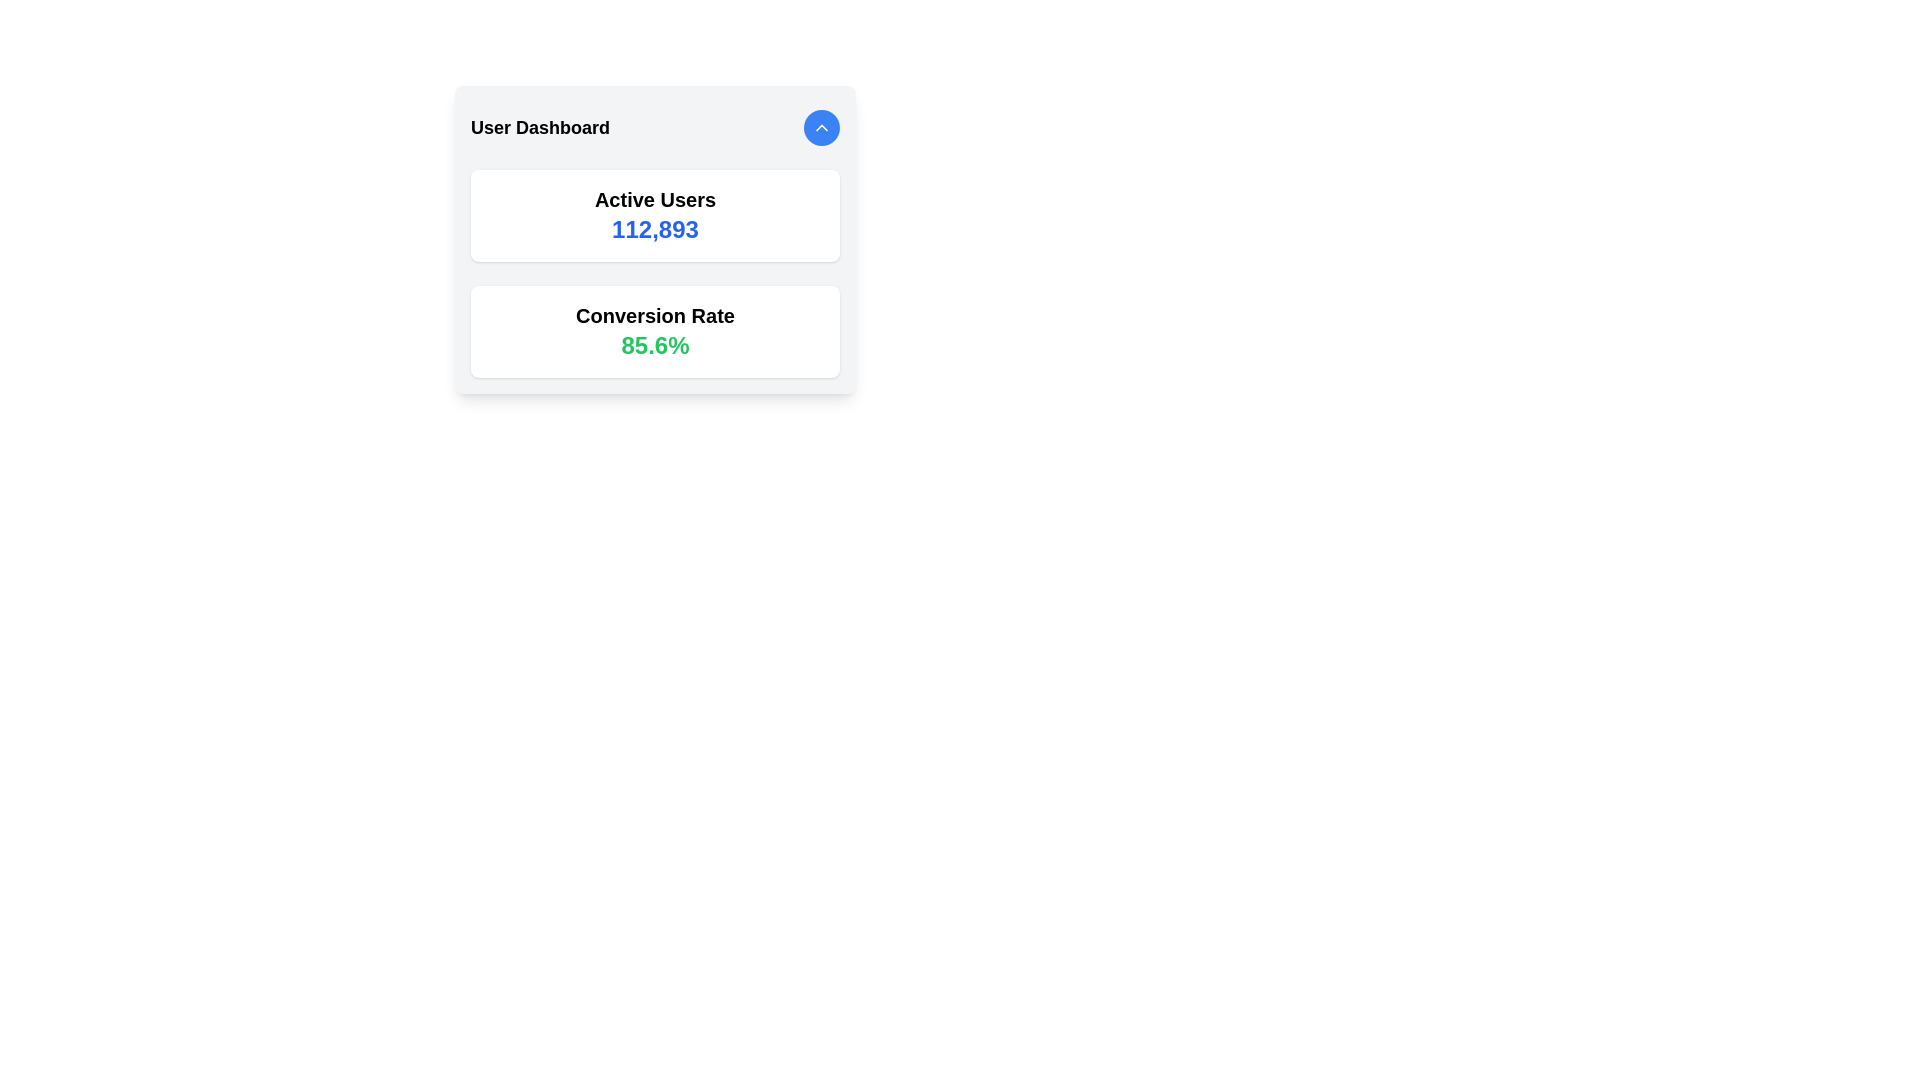 The image size is (1920, 1080). I want to click on the 'Active Users' heading, which displays the text in a bold sans-serif font, centered at the top of a card-like panel, so click(655, 200).